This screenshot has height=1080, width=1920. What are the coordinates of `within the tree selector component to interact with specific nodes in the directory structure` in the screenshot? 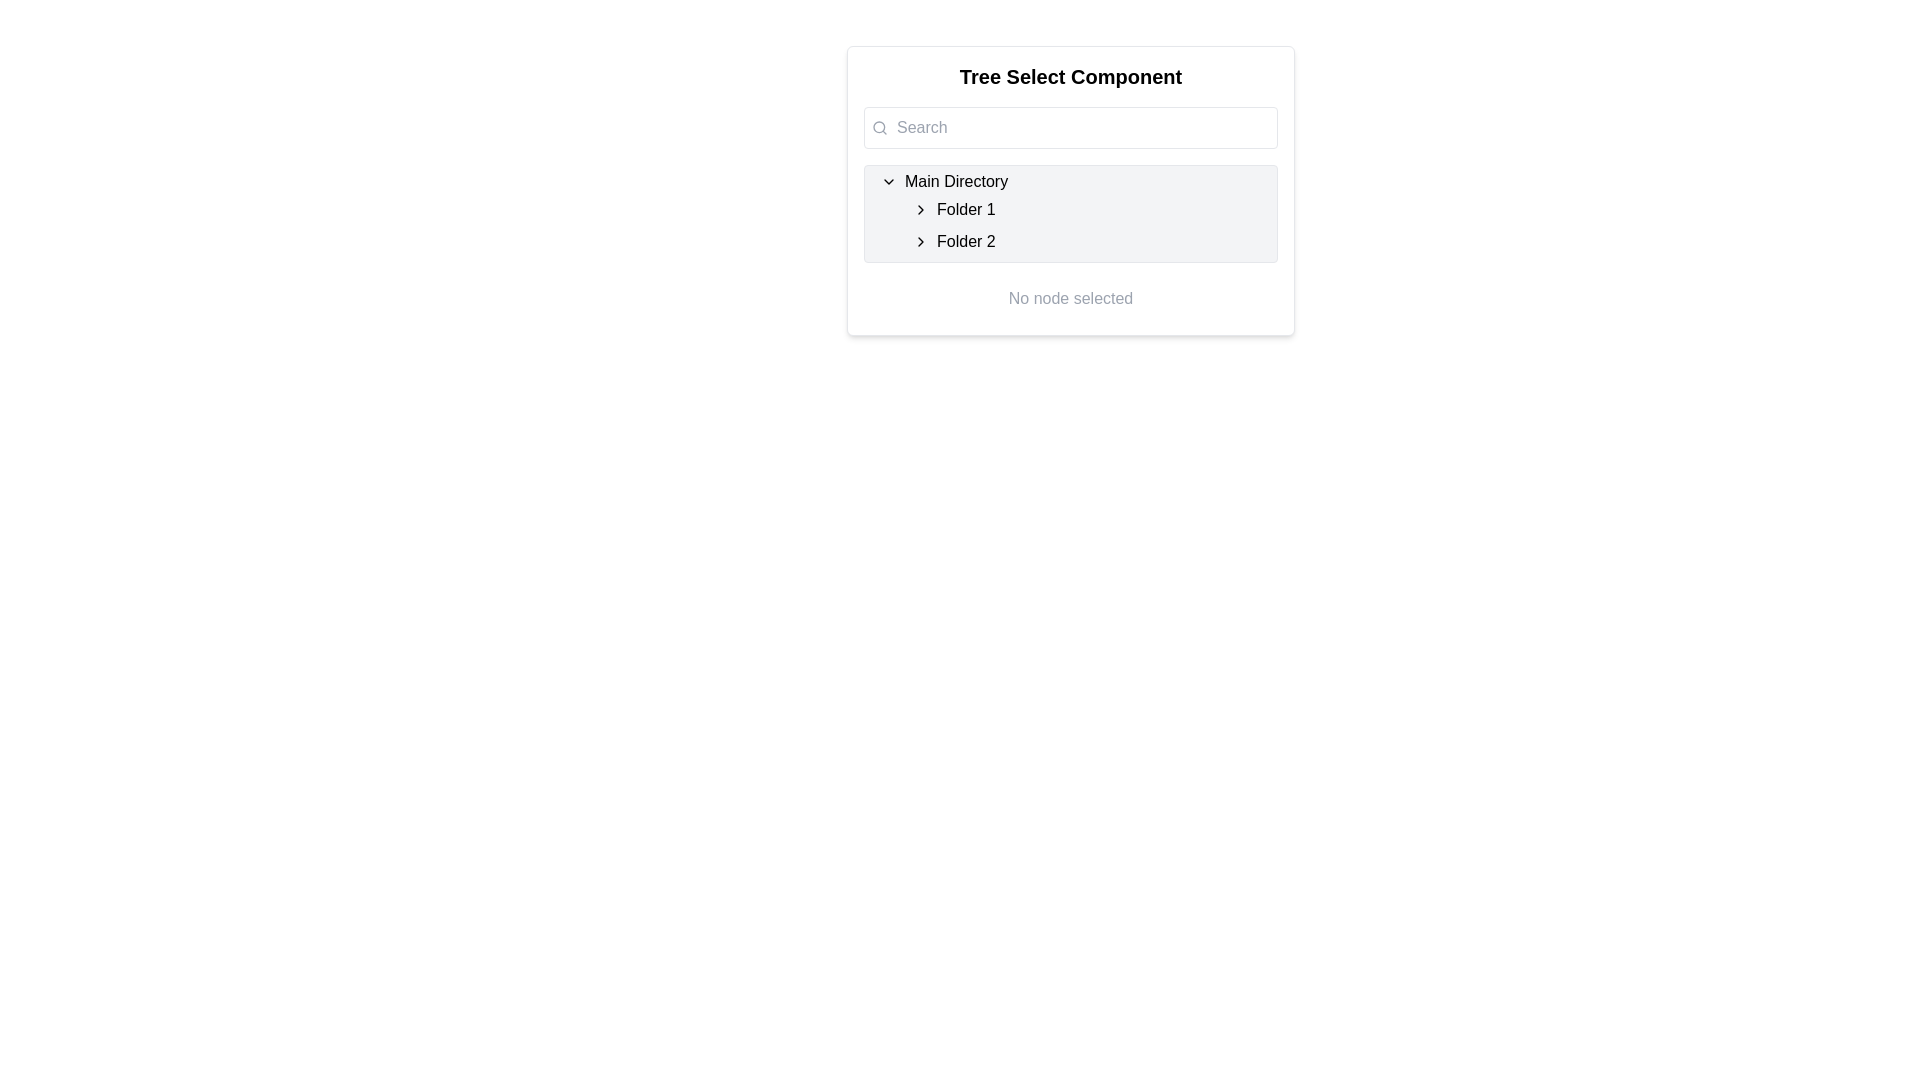 It's located at (1069, 191).